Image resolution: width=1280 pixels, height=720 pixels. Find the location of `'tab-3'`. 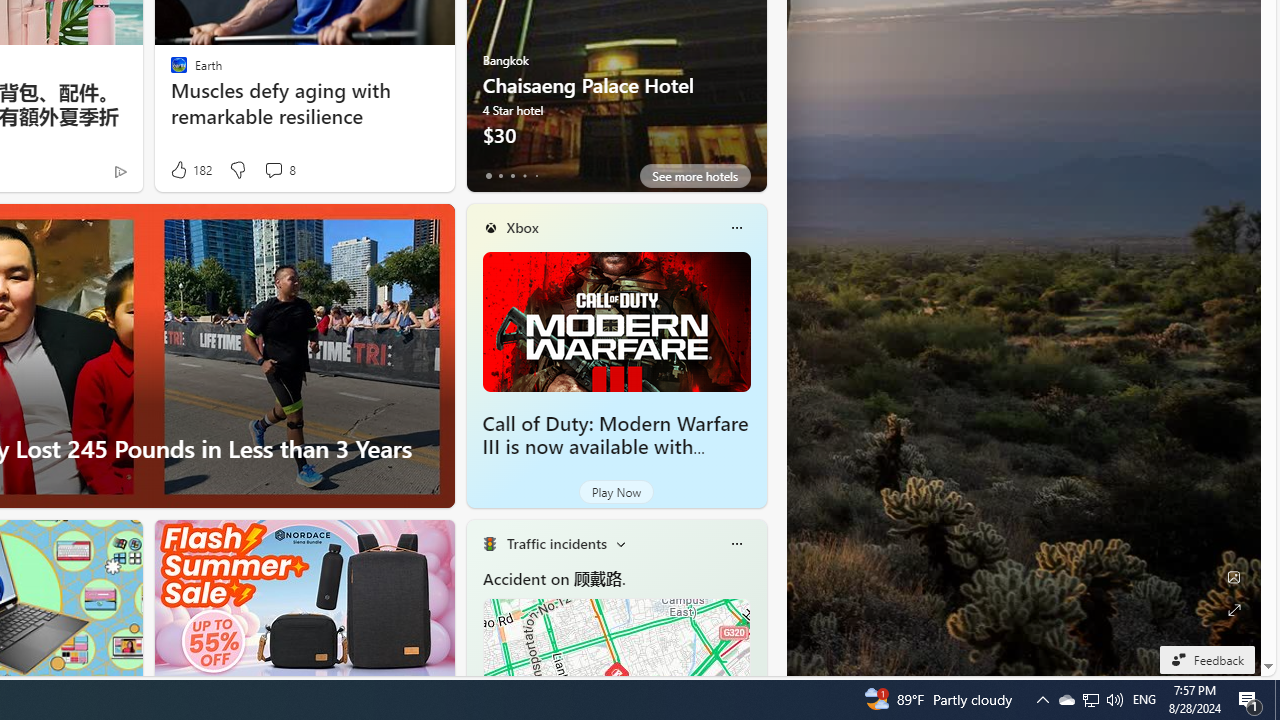

'tab-3' is located at coordinates (524, 175).